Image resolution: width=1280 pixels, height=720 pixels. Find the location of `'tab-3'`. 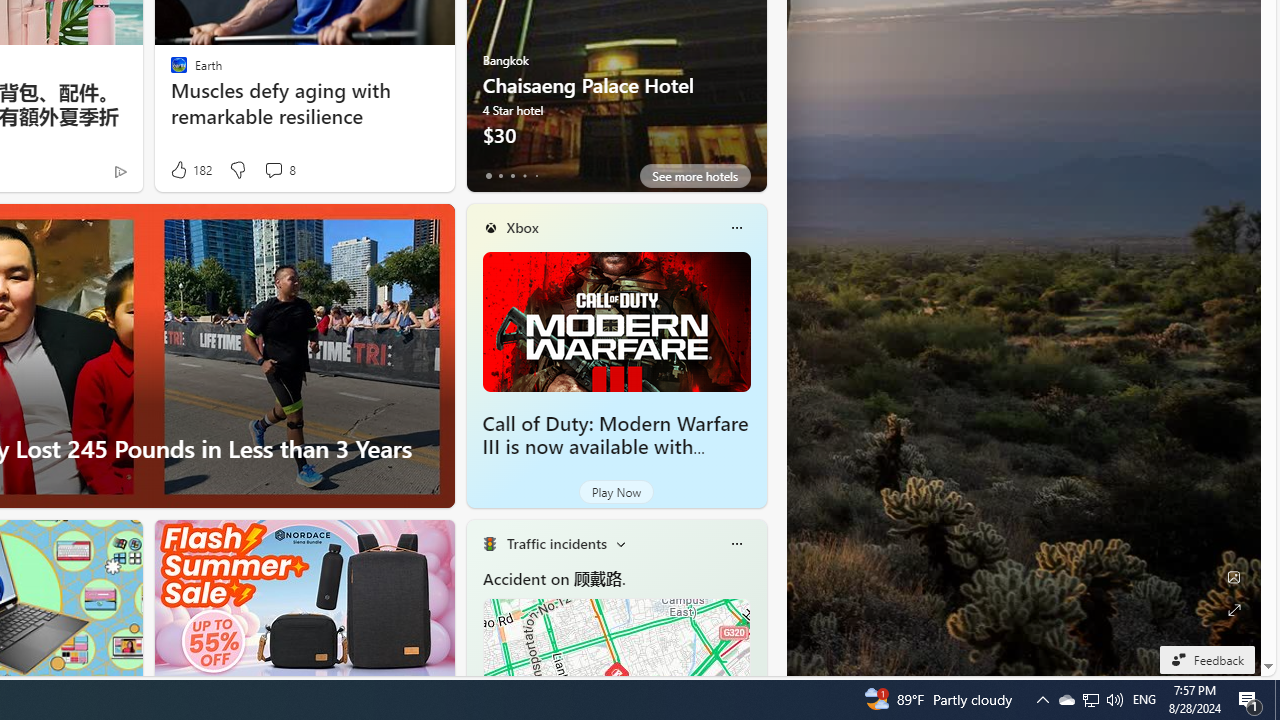

'tab-3' is located at coordinates (524, 175).